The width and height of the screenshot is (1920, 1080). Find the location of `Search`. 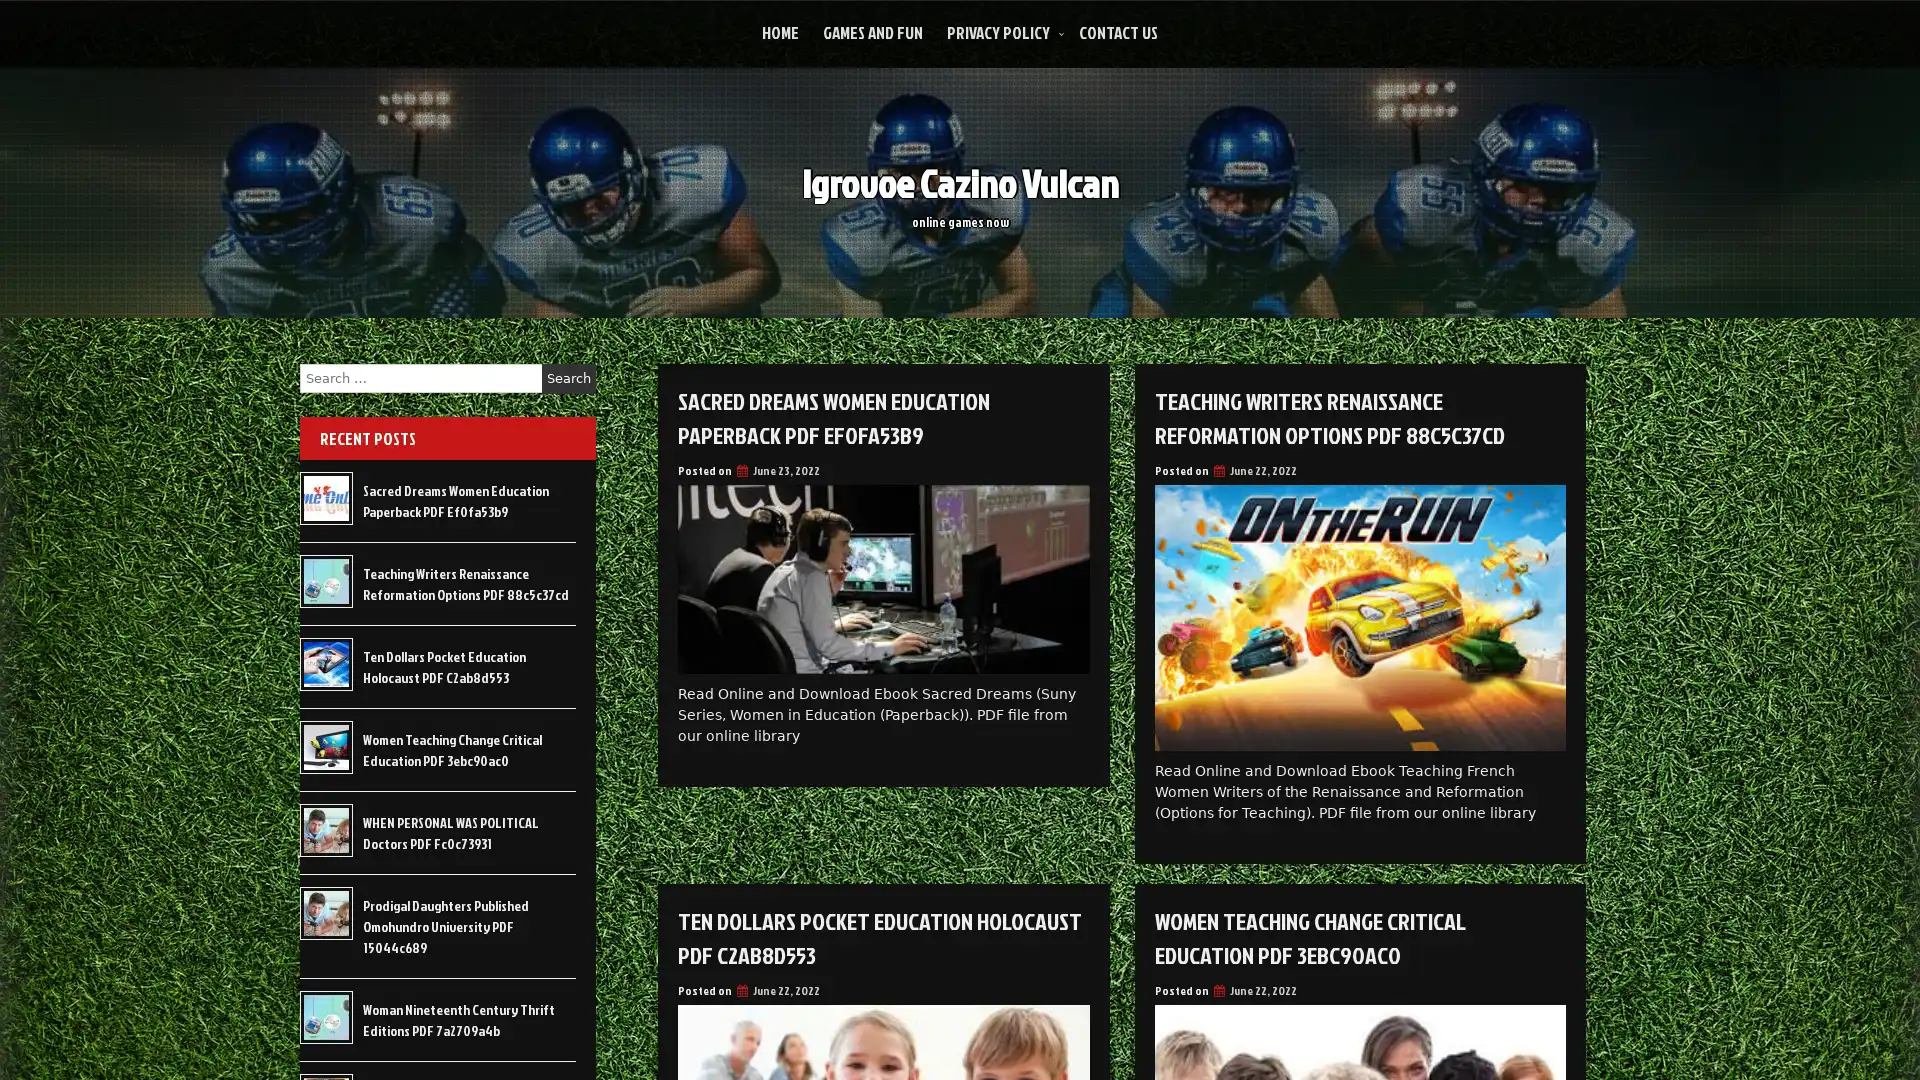

Search is located at coordinates (568, 378).